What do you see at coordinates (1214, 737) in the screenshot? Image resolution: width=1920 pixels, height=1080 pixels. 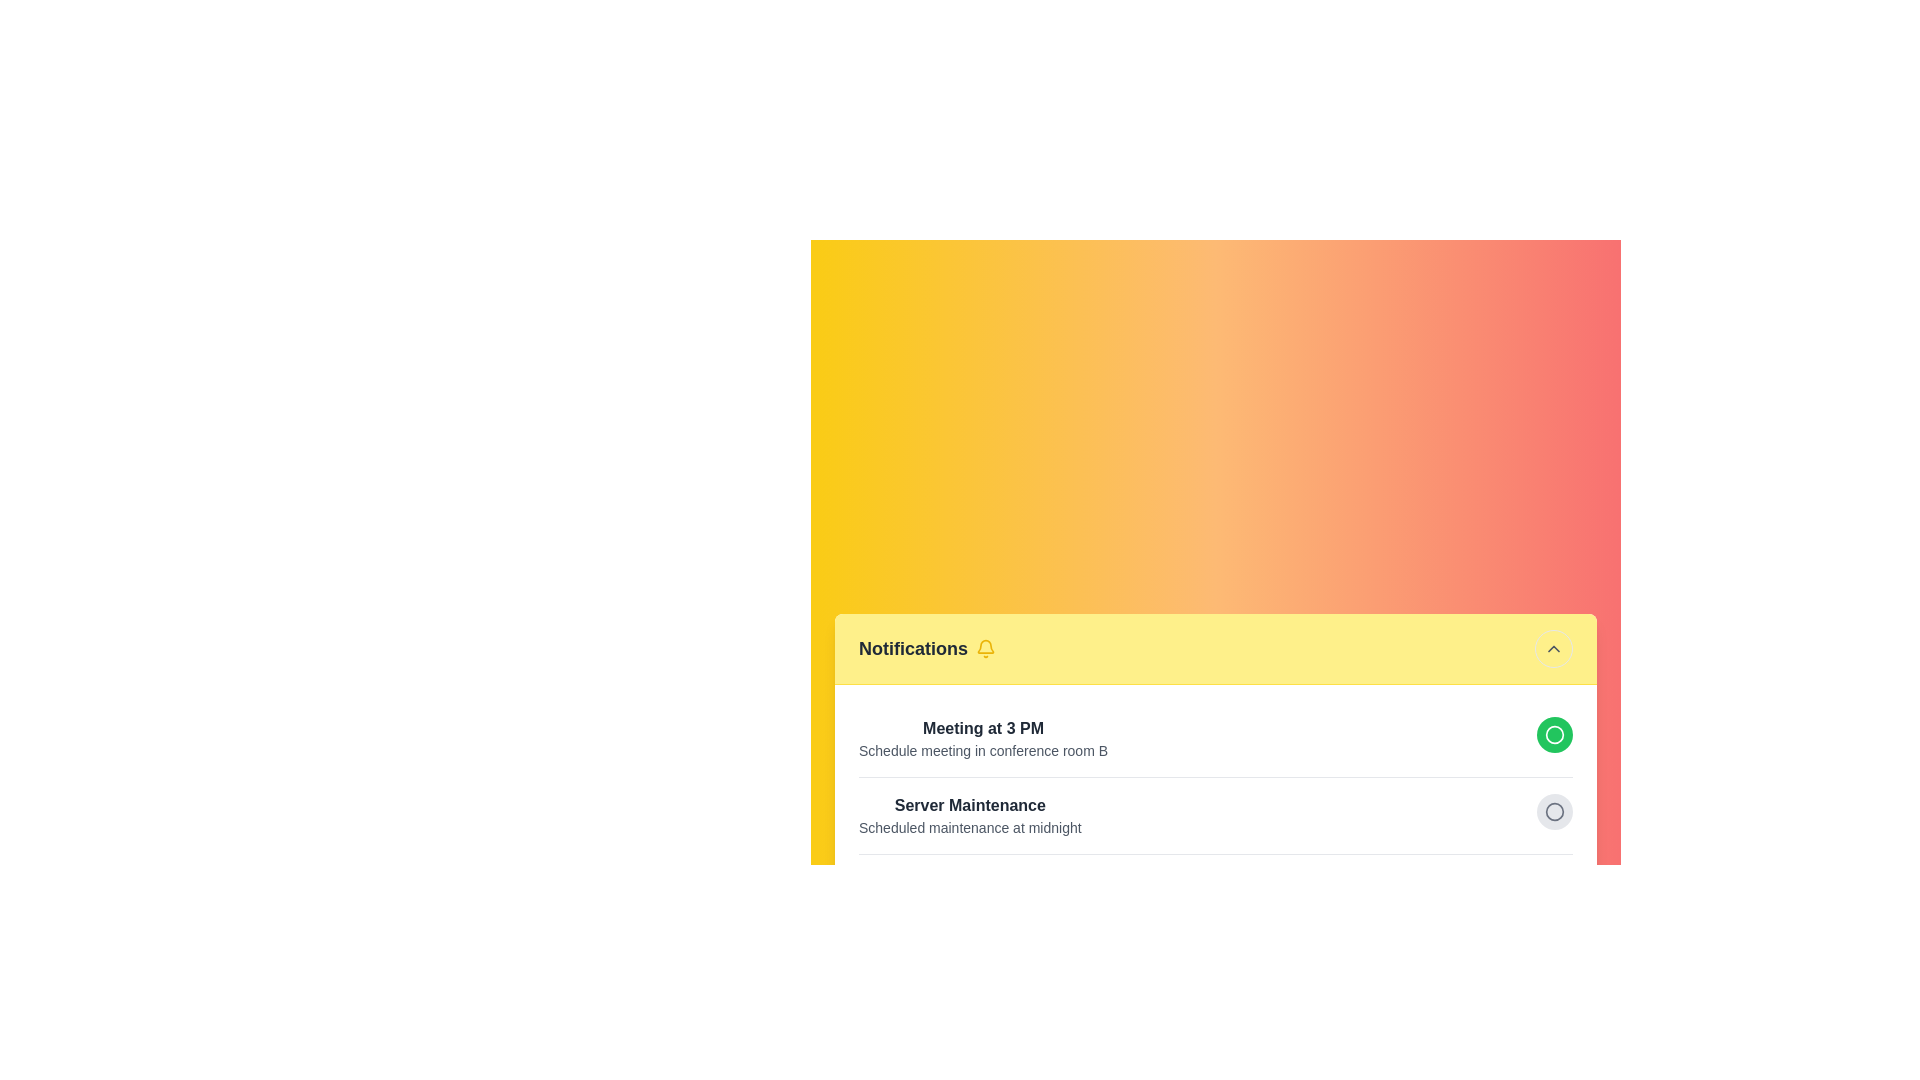 I see `the interactive button on the right side of the 'Meeting at 3 PM' notification` at bounding box center [1214, 737].